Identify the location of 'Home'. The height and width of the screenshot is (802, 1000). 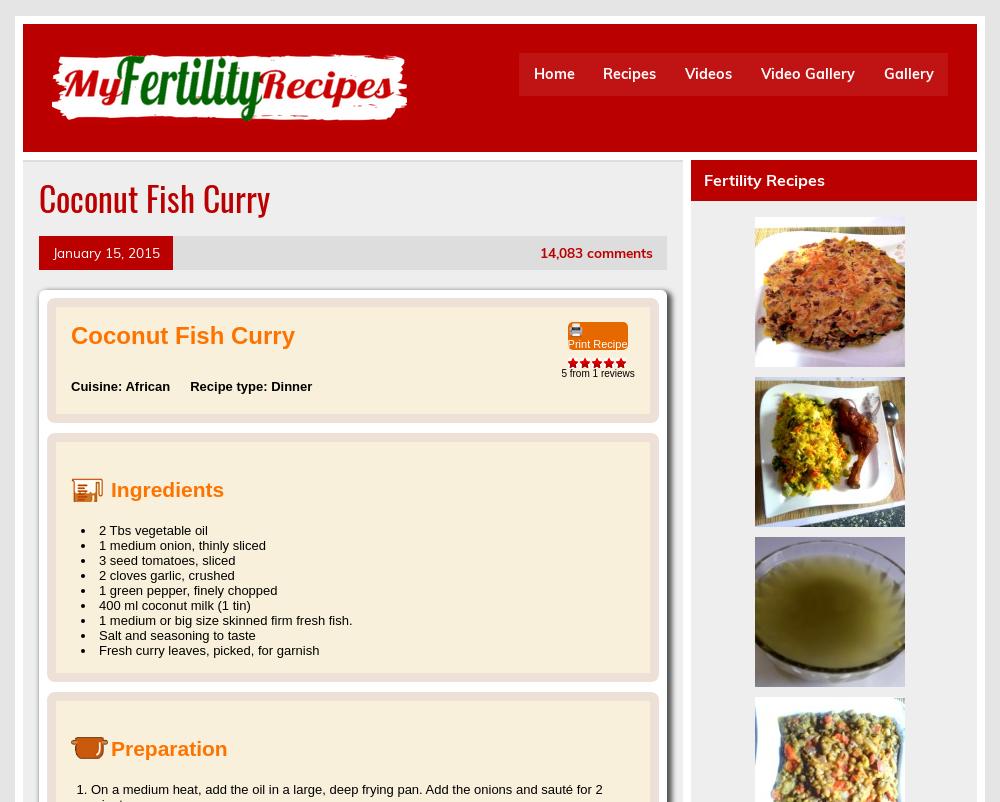
(553, 73).